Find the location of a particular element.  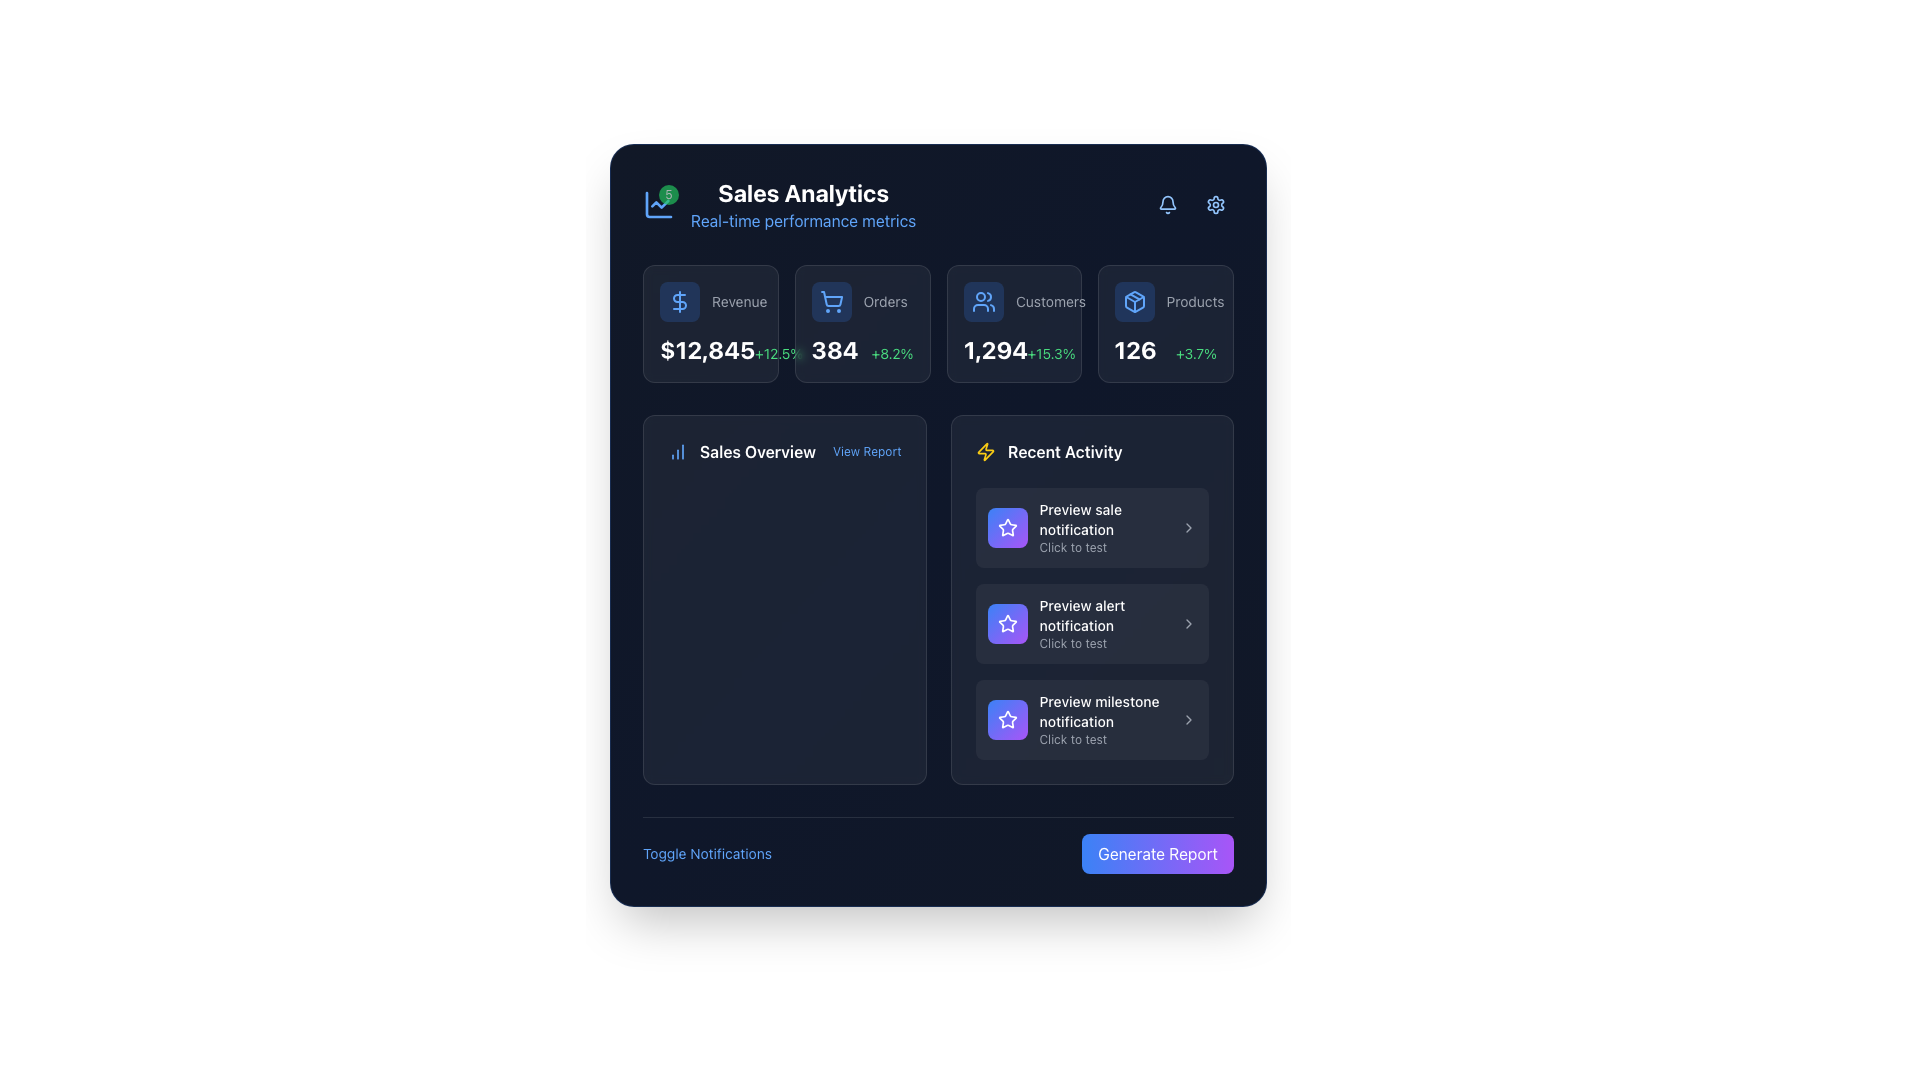

displayed text from the Header with a green badge showing '5' and text 'Sales Analytics' and 'Real-time performance metrics' on a dark background is located at coordinates (778, 204).